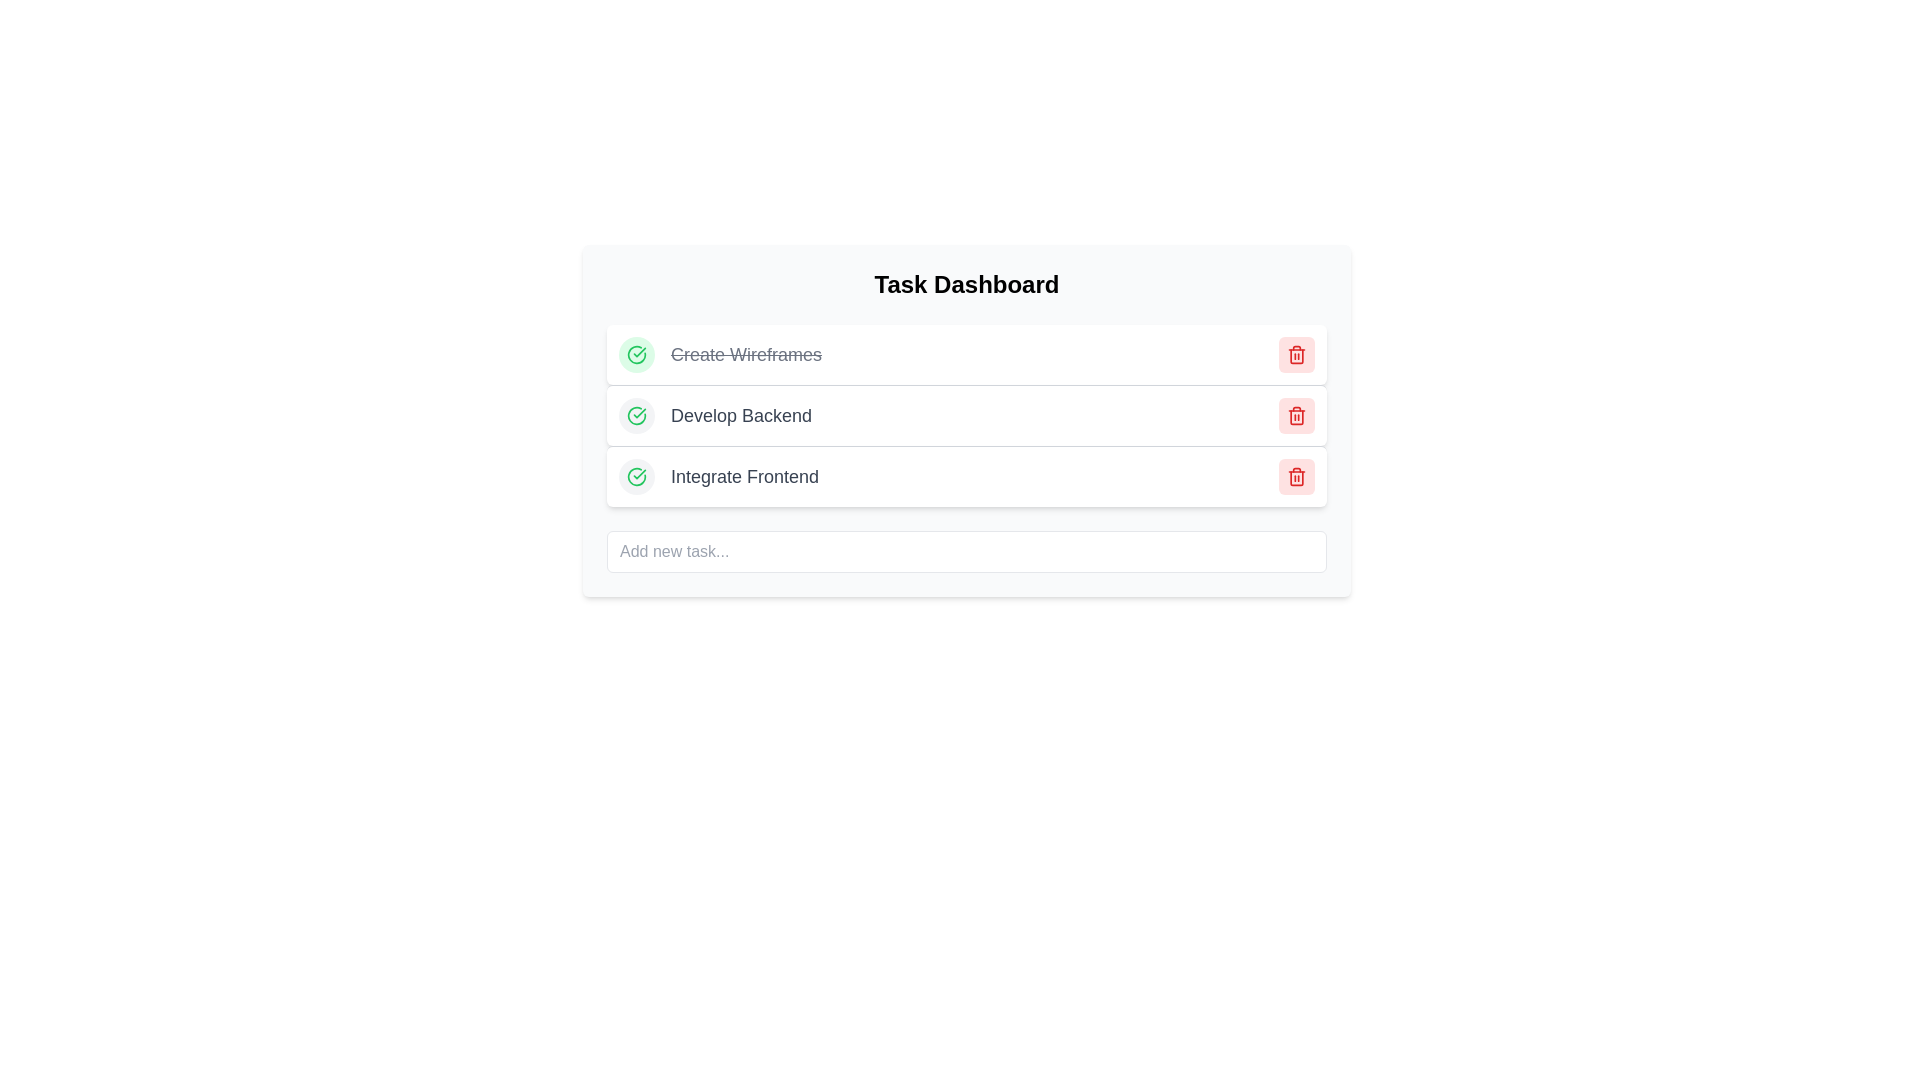  Describe the element at coordinates (1296, 353) in the screenshot. I see `the delete button with a pale red background and a red trash can icon, located in the rightmost section of the 'Create Wireframes' task row` at that location.